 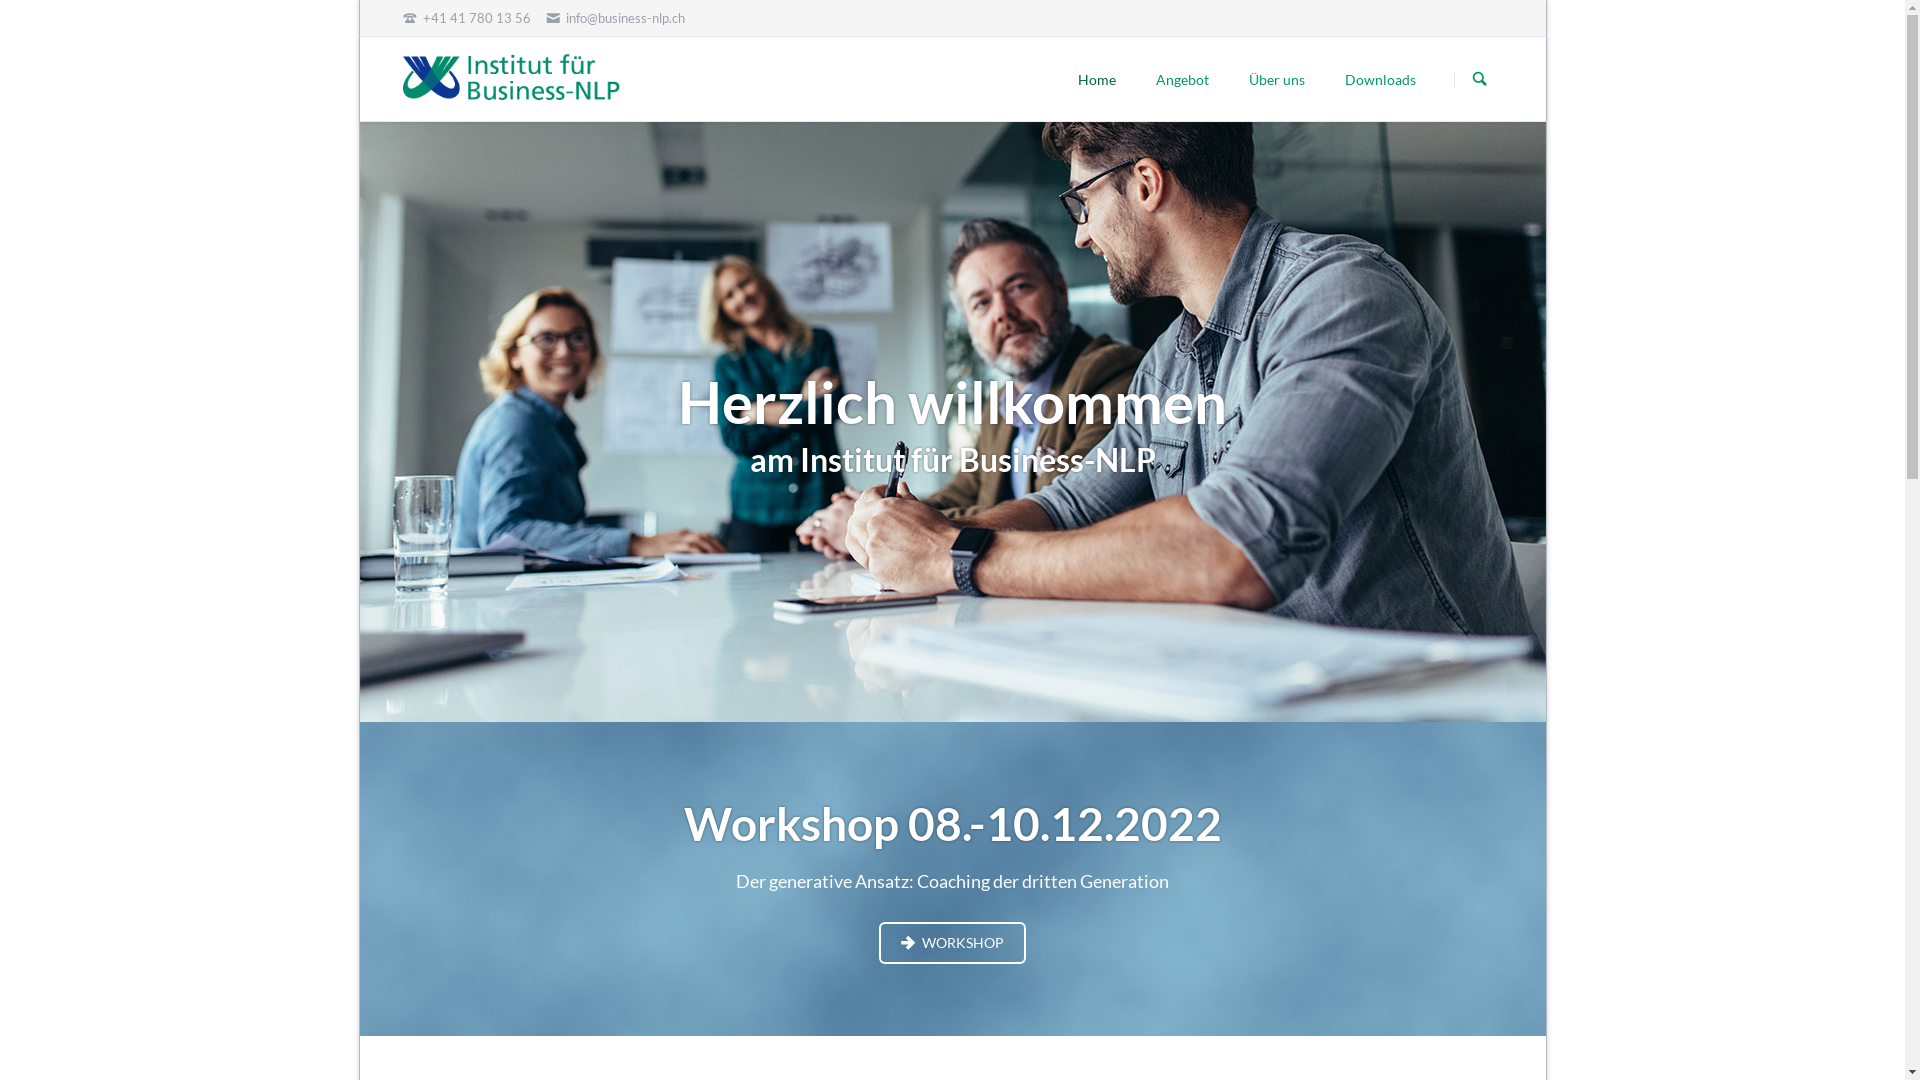 I want to click on 'SUCHEN', so click(x=1479, y=79).